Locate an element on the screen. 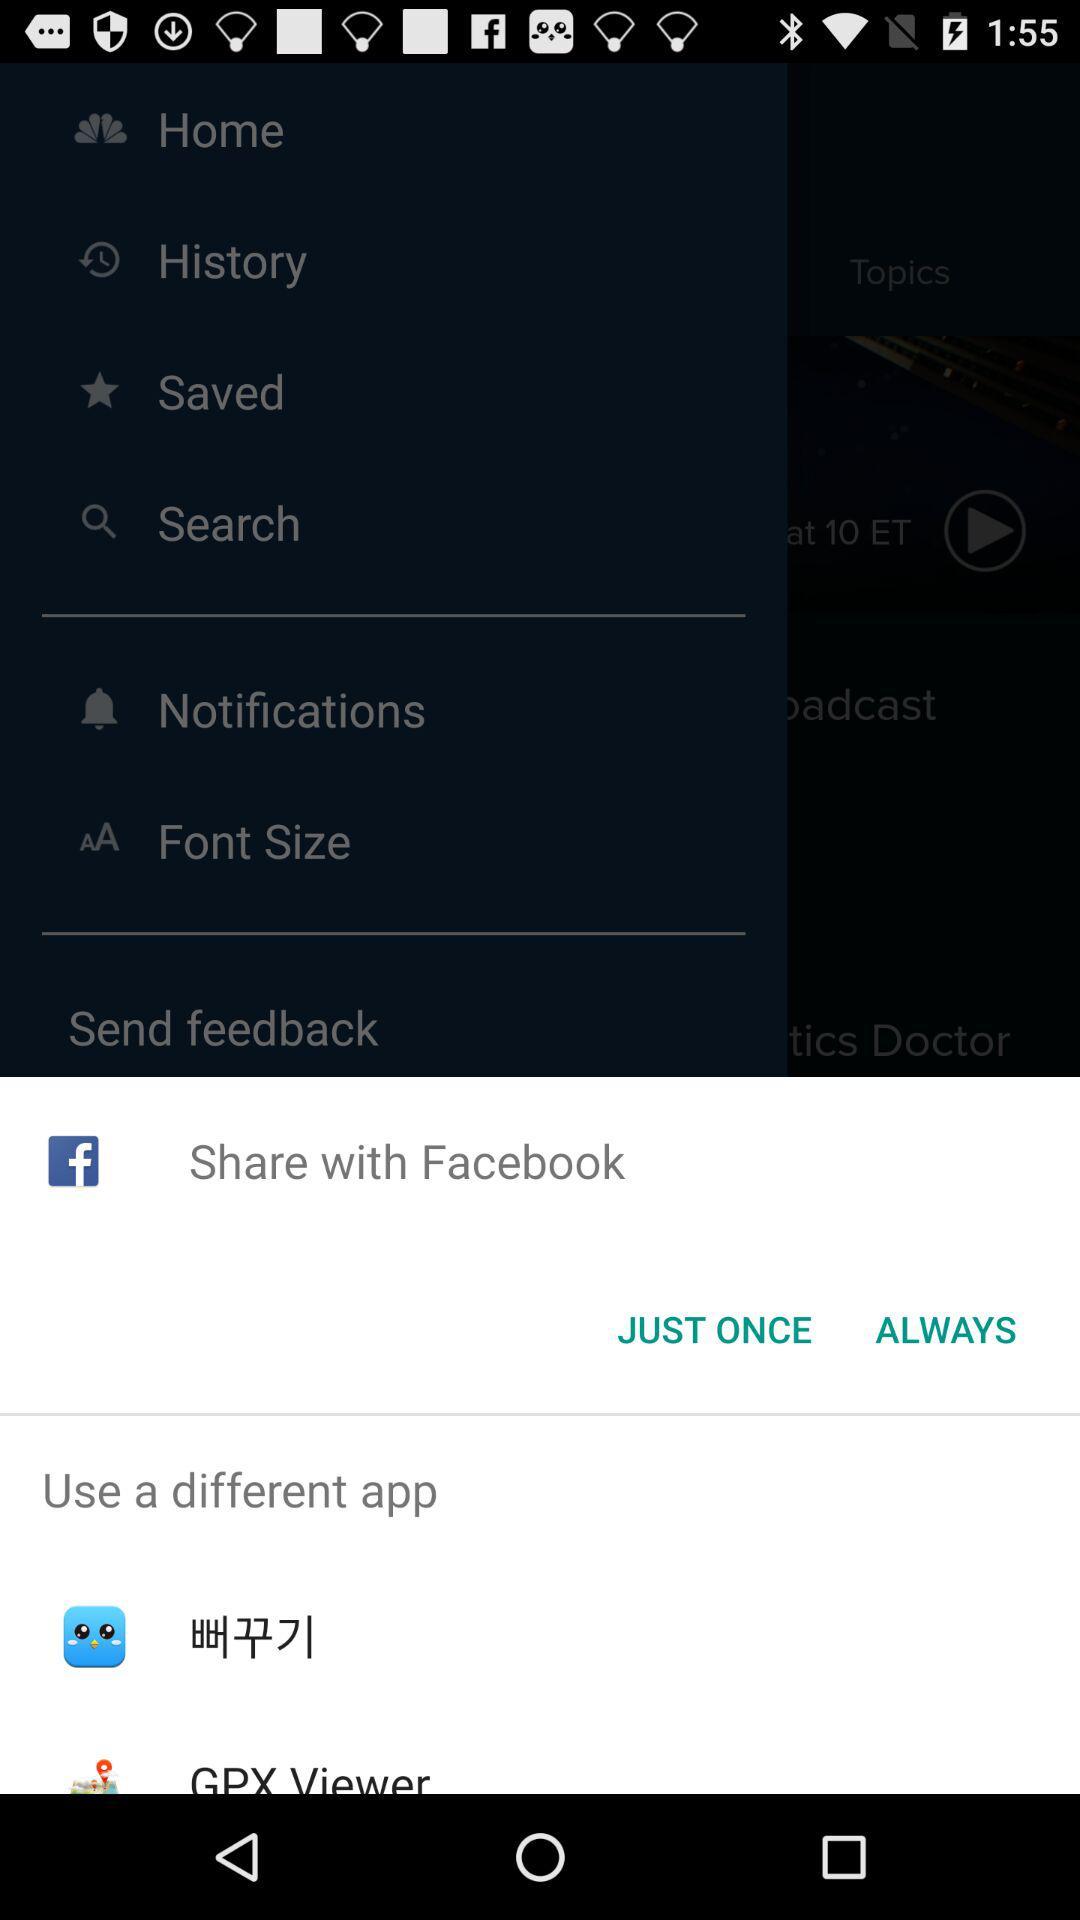 The image size is (1080, 1920). always button is located at coordinates (945, 1329).